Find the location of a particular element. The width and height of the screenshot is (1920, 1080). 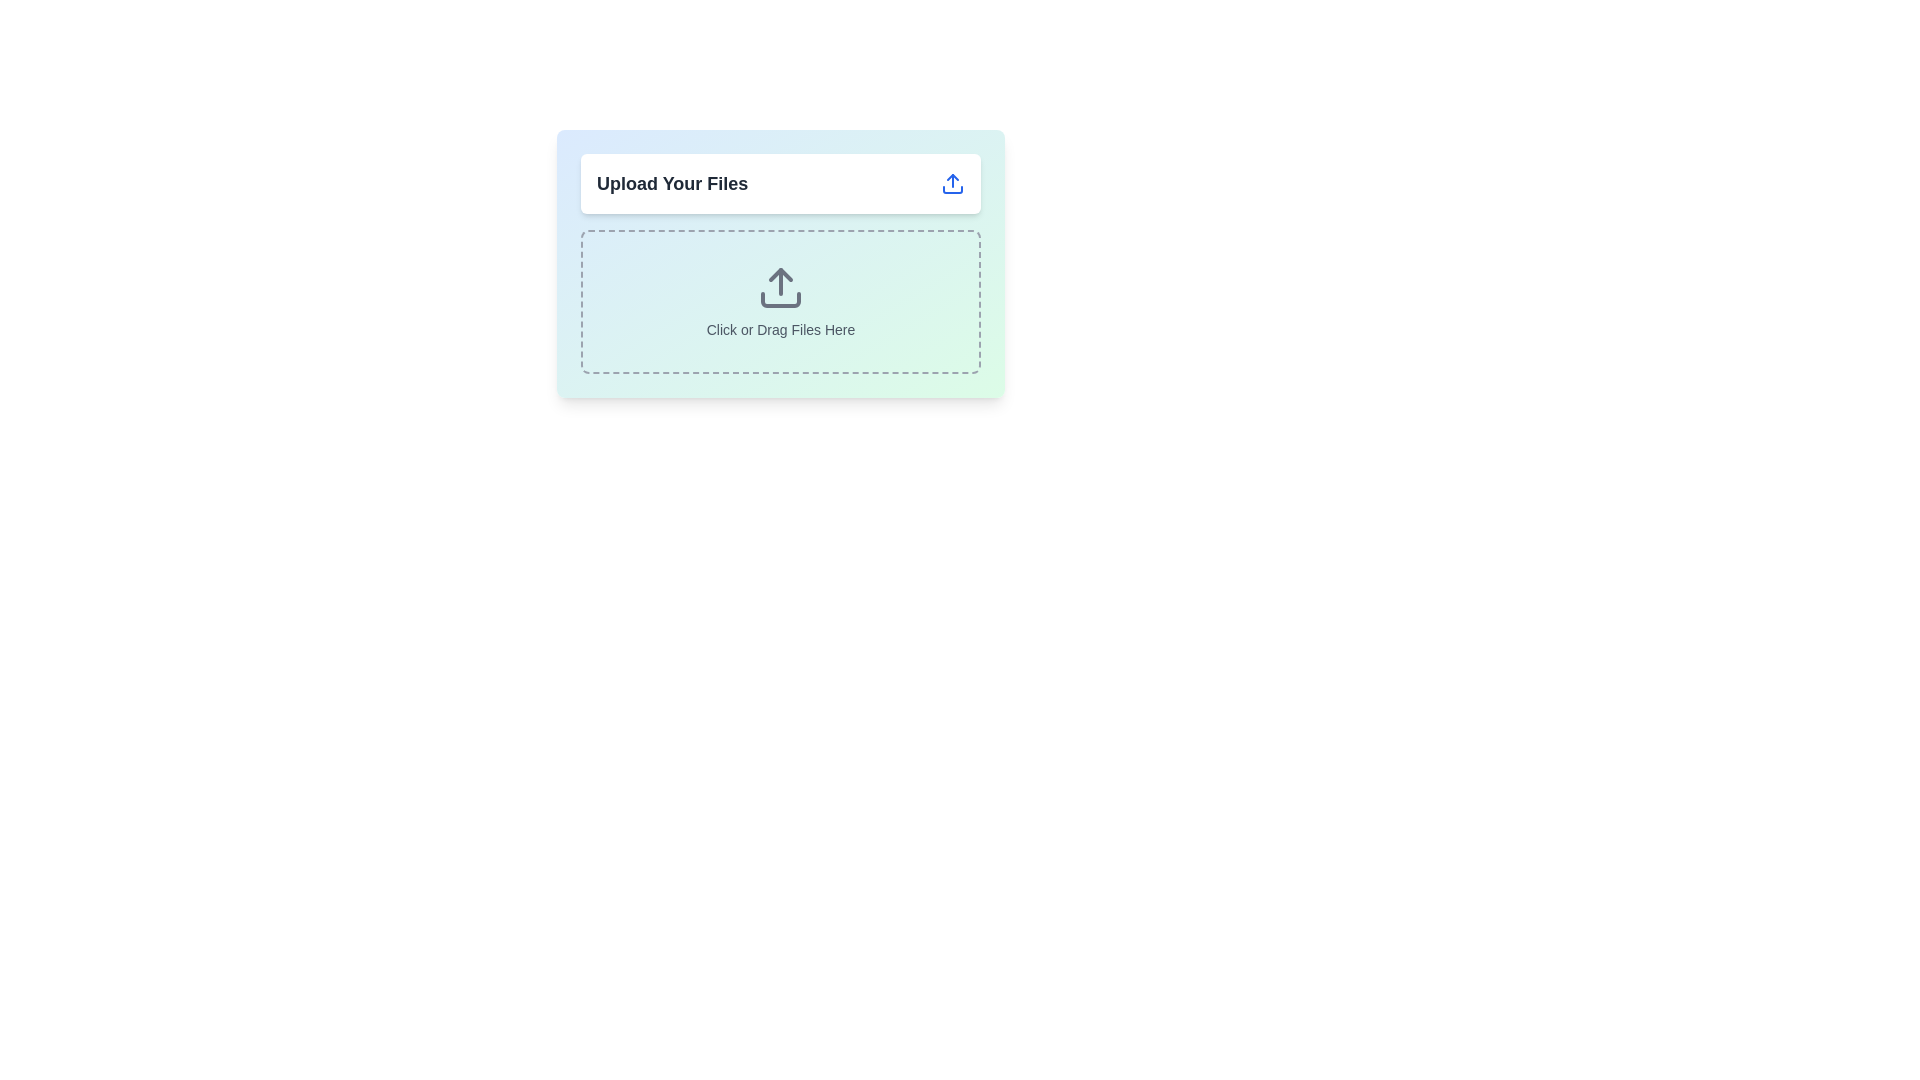

the upload icon, which is a dark-gray icon with an upward arrow inside a U-shaped outline, located centrally within the drag-and-drop file area of the upload panel is located at coordinates (780, 288).